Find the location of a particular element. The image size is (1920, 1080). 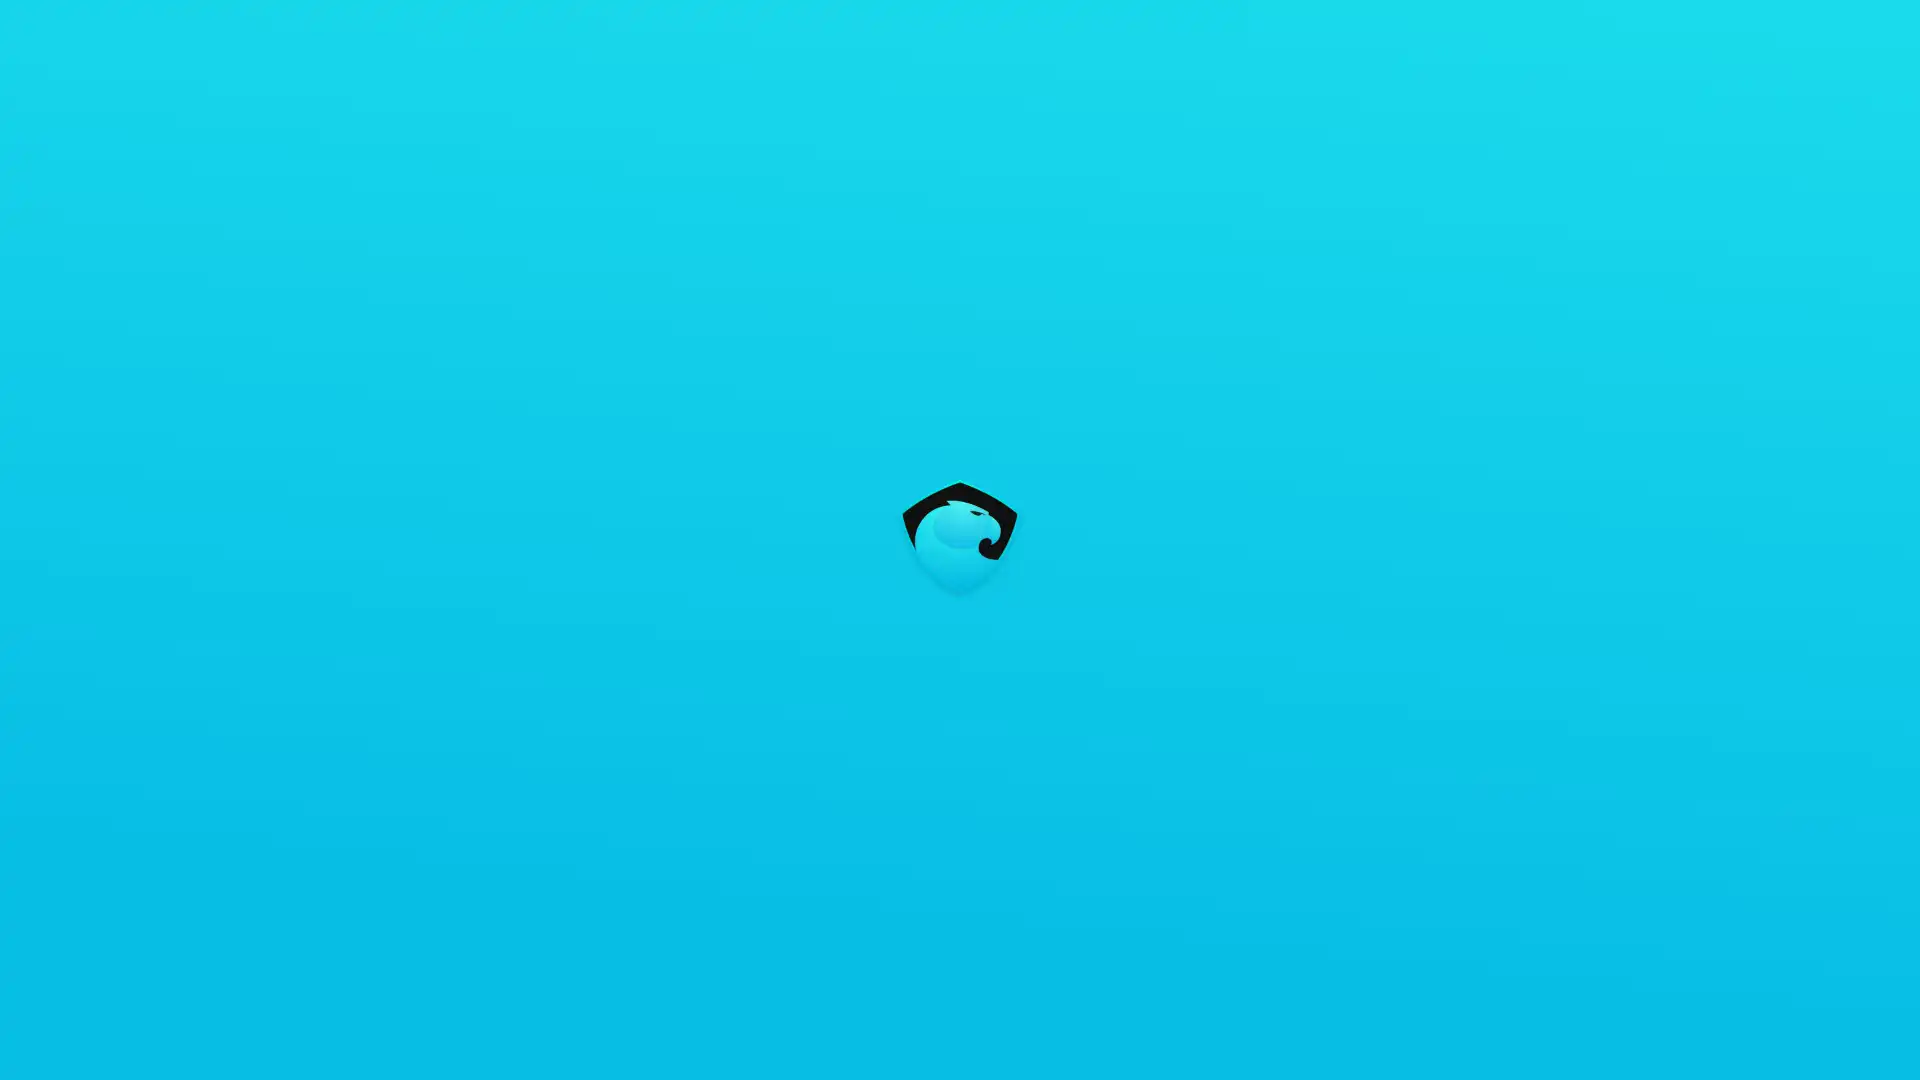

Aragon Governance DEMOCRACY is located at coordinates (1227, 303).